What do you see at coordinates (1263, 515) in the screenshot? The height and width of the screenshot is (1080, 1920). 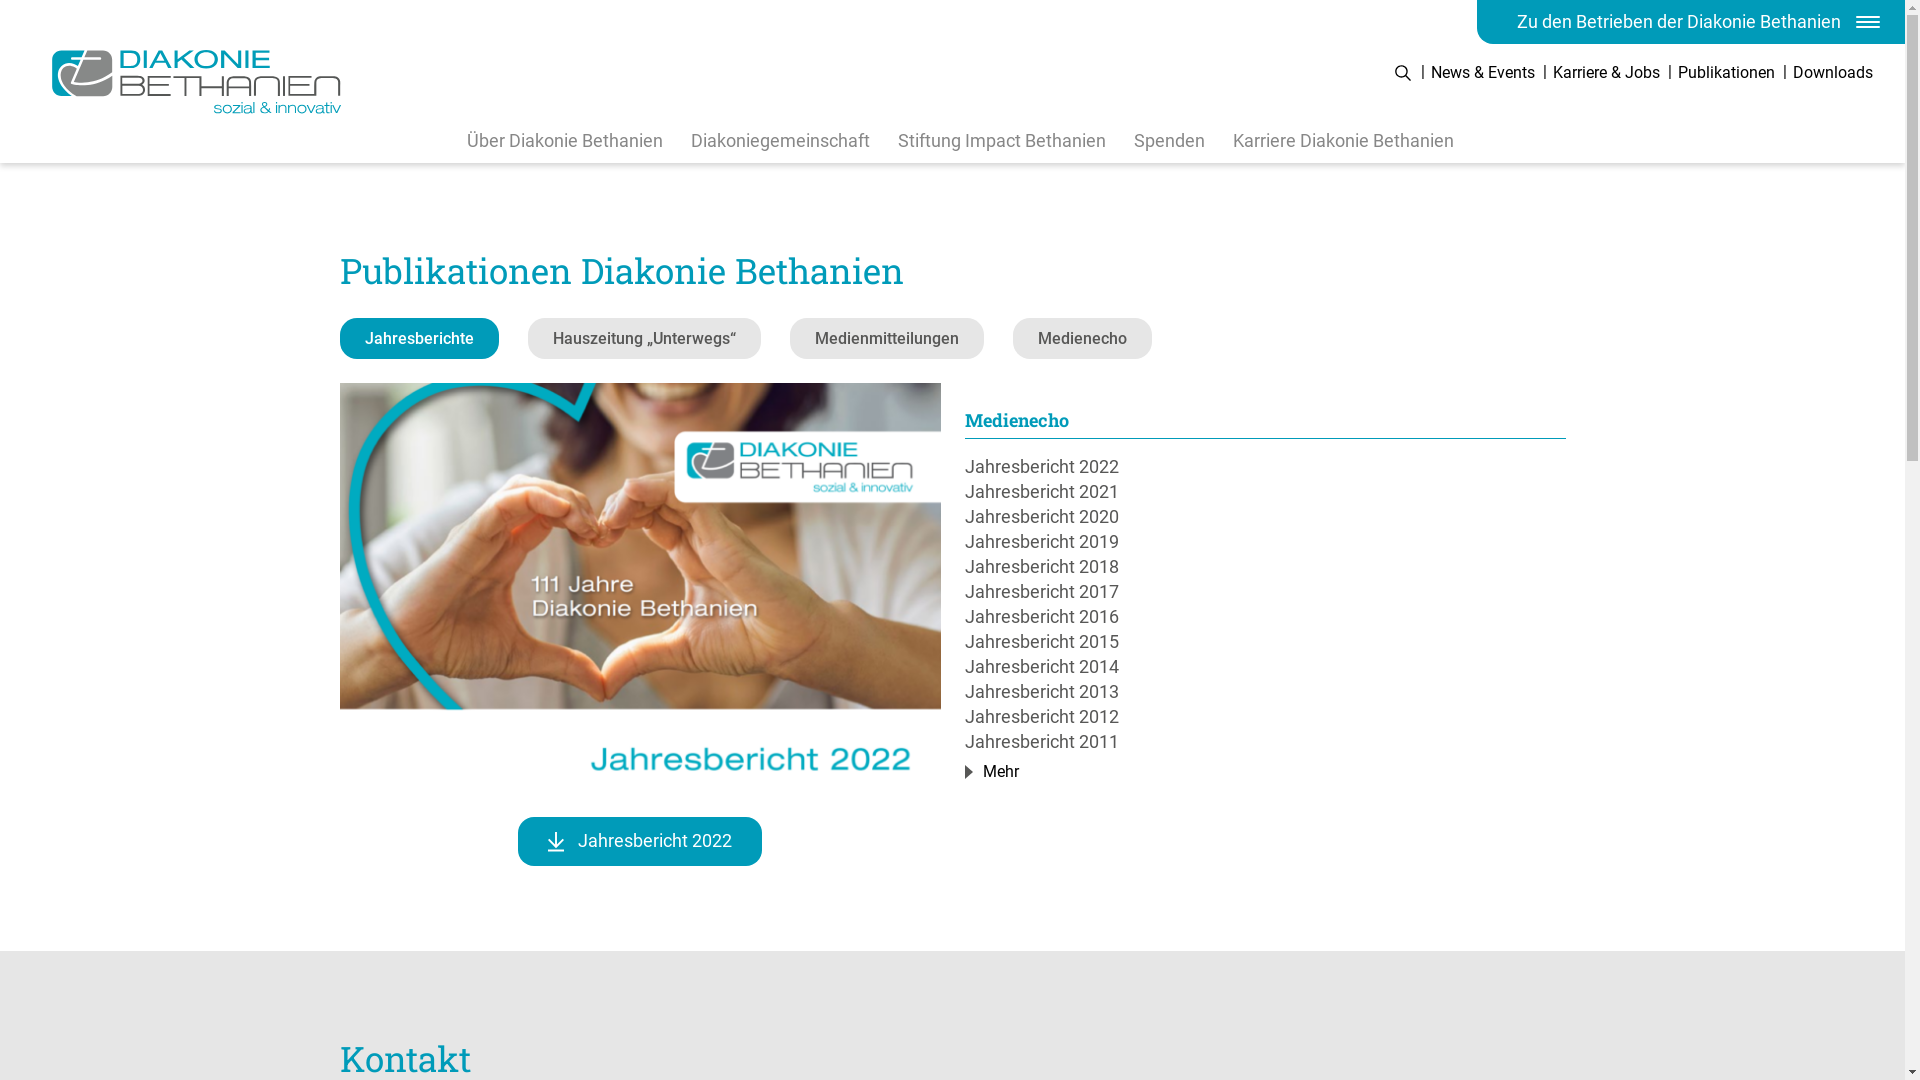 I see `'Jahresbericht 2020'` at bounding box center [1263, 515].